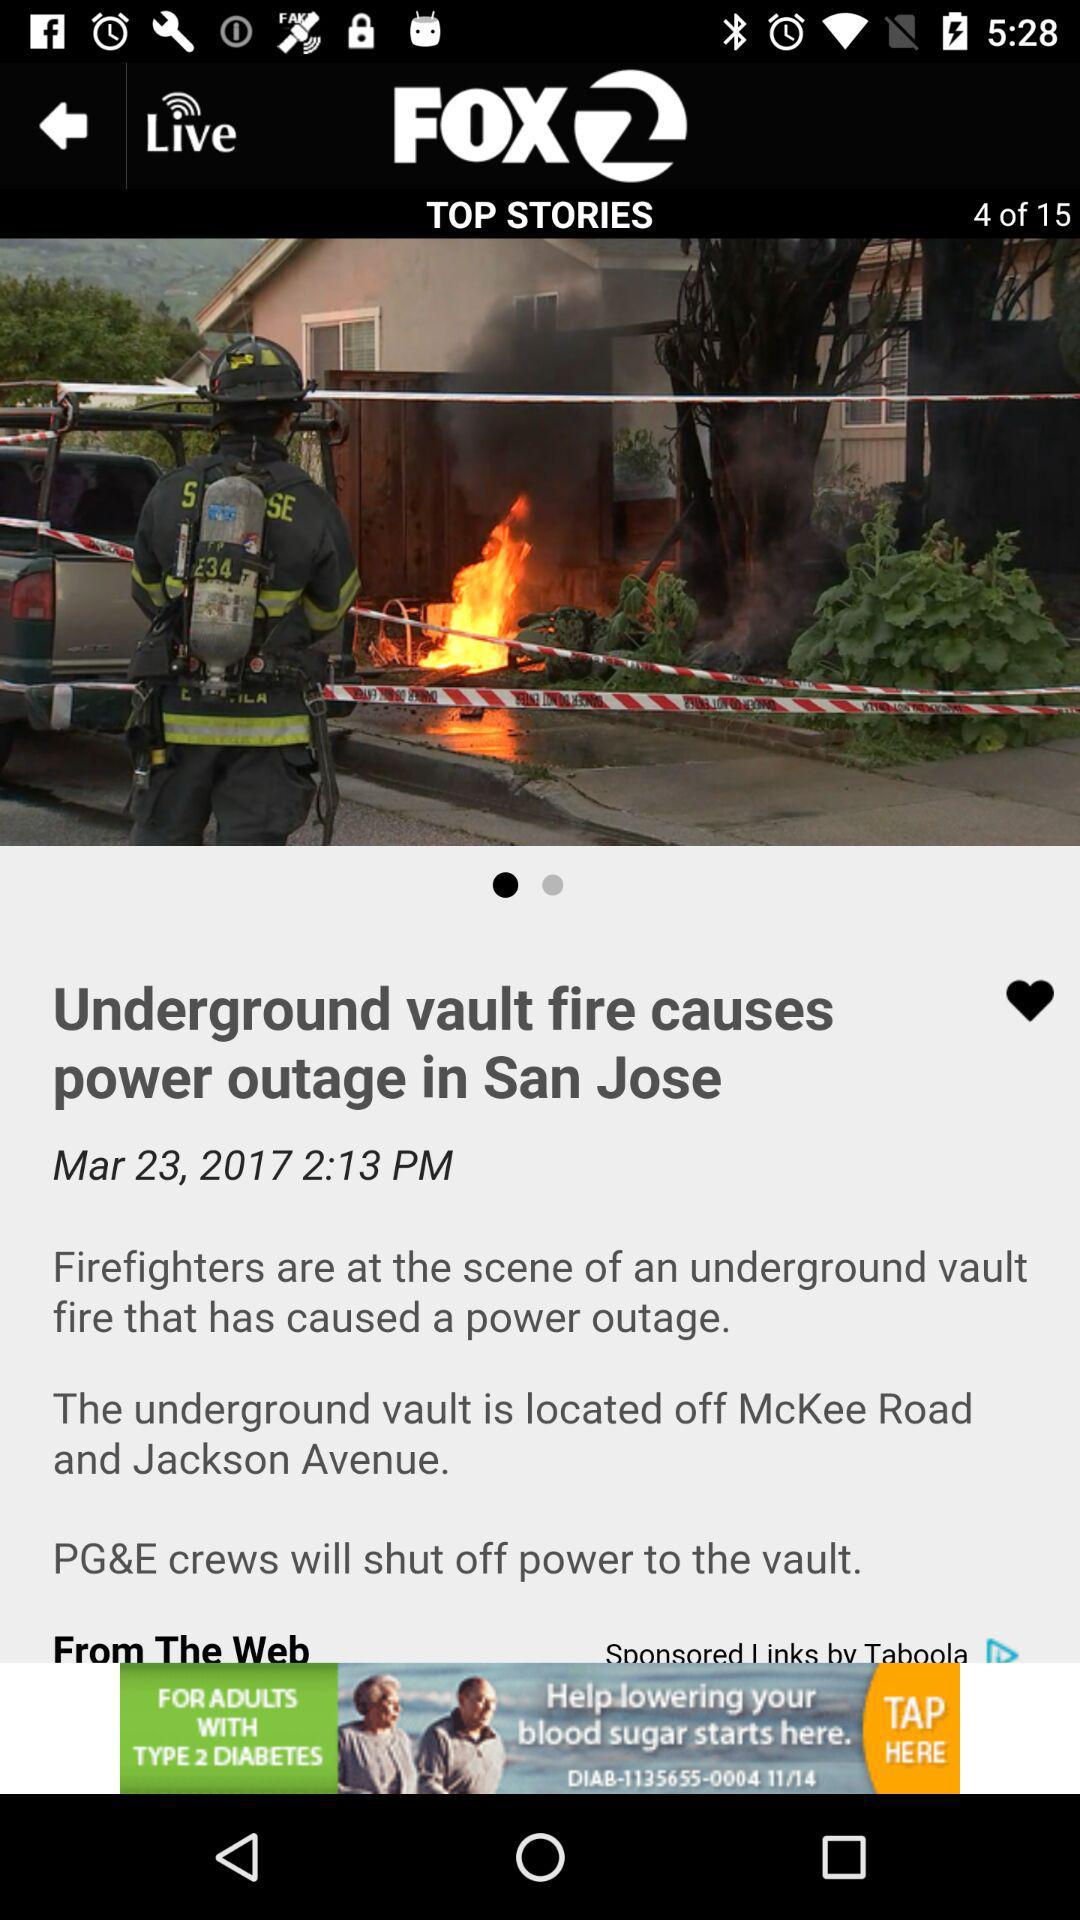 The width and height of the screenshot is (1080, 1920). What do you see at coordinates (61, 124) in the screenshot?
I see `the arrow_backward icon` at bounding box center [61, 124].